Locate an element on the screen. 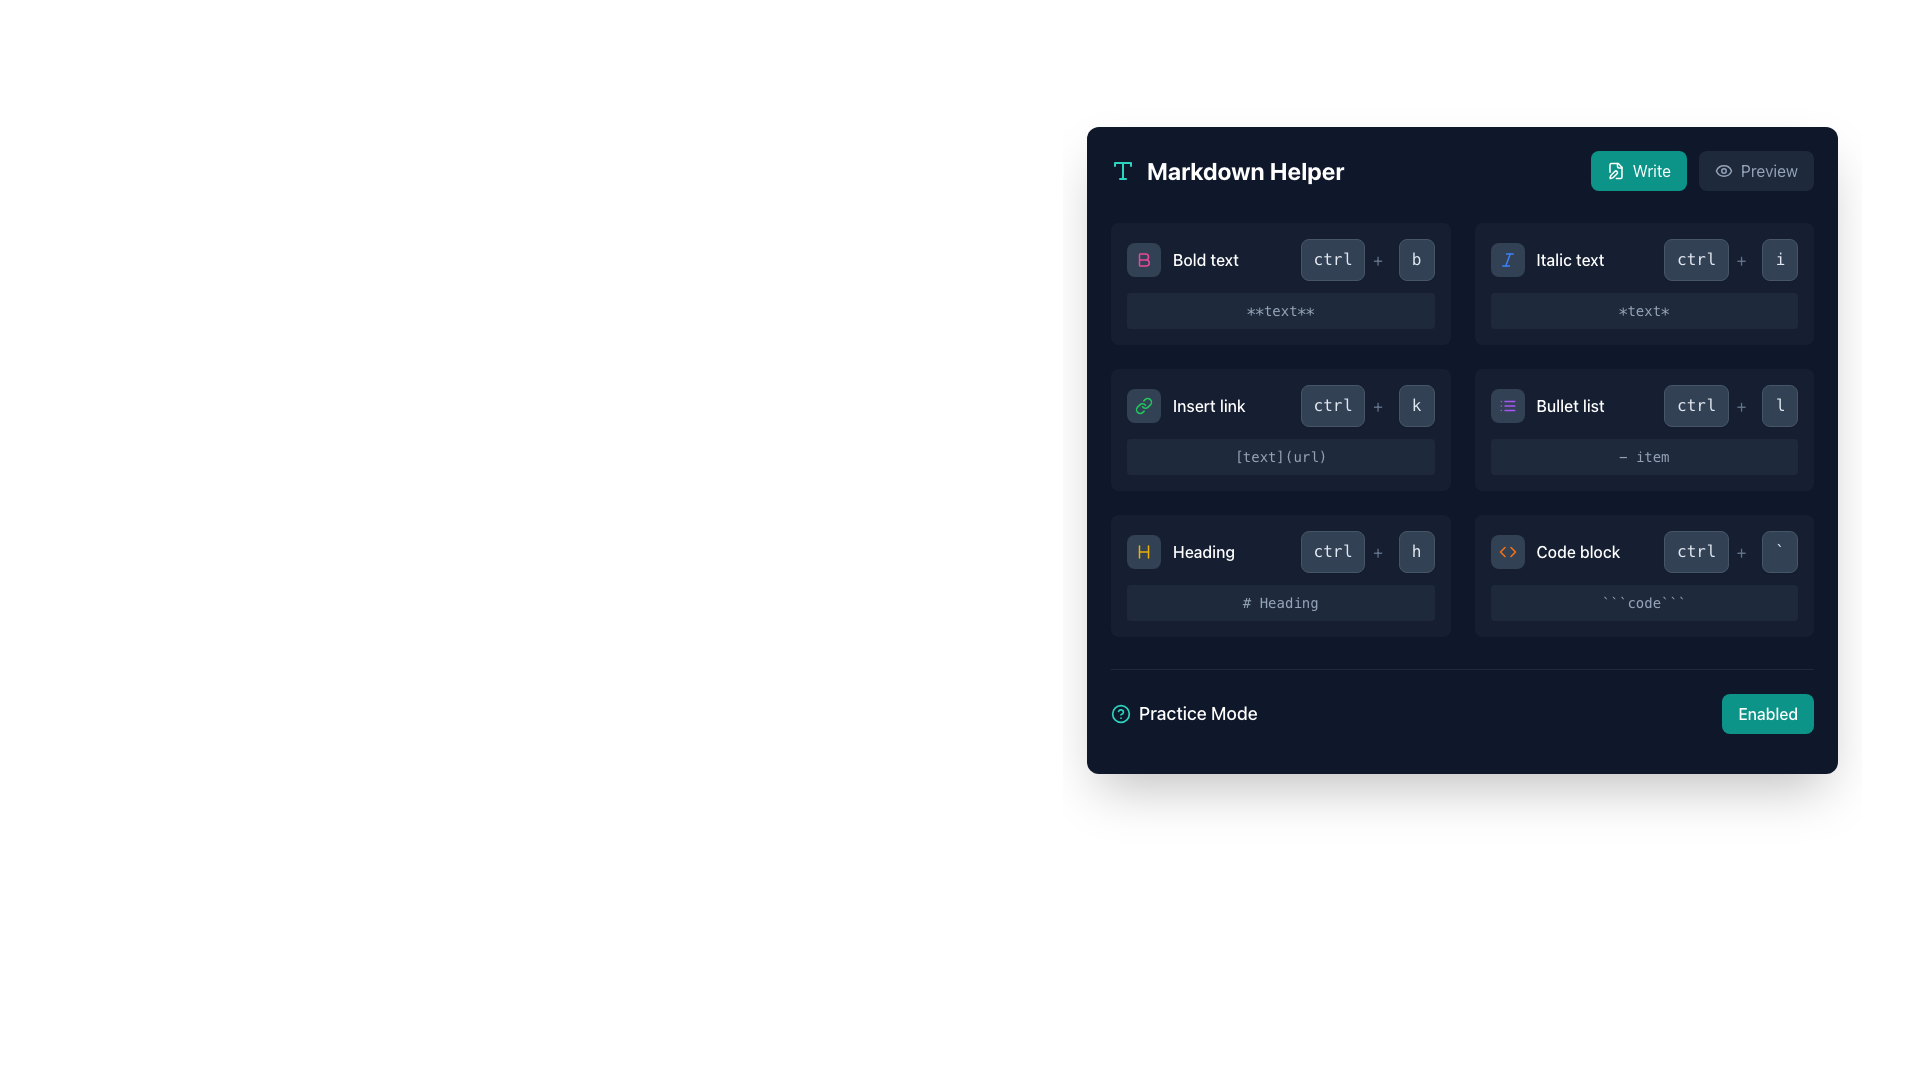 This screenshot has height=1080, width=1920. the displayed Markdown link syntax text located at the bottom center of the 'Insert link' section in the 'Markdown Helper' interface is located at coordinates (1280, 456).